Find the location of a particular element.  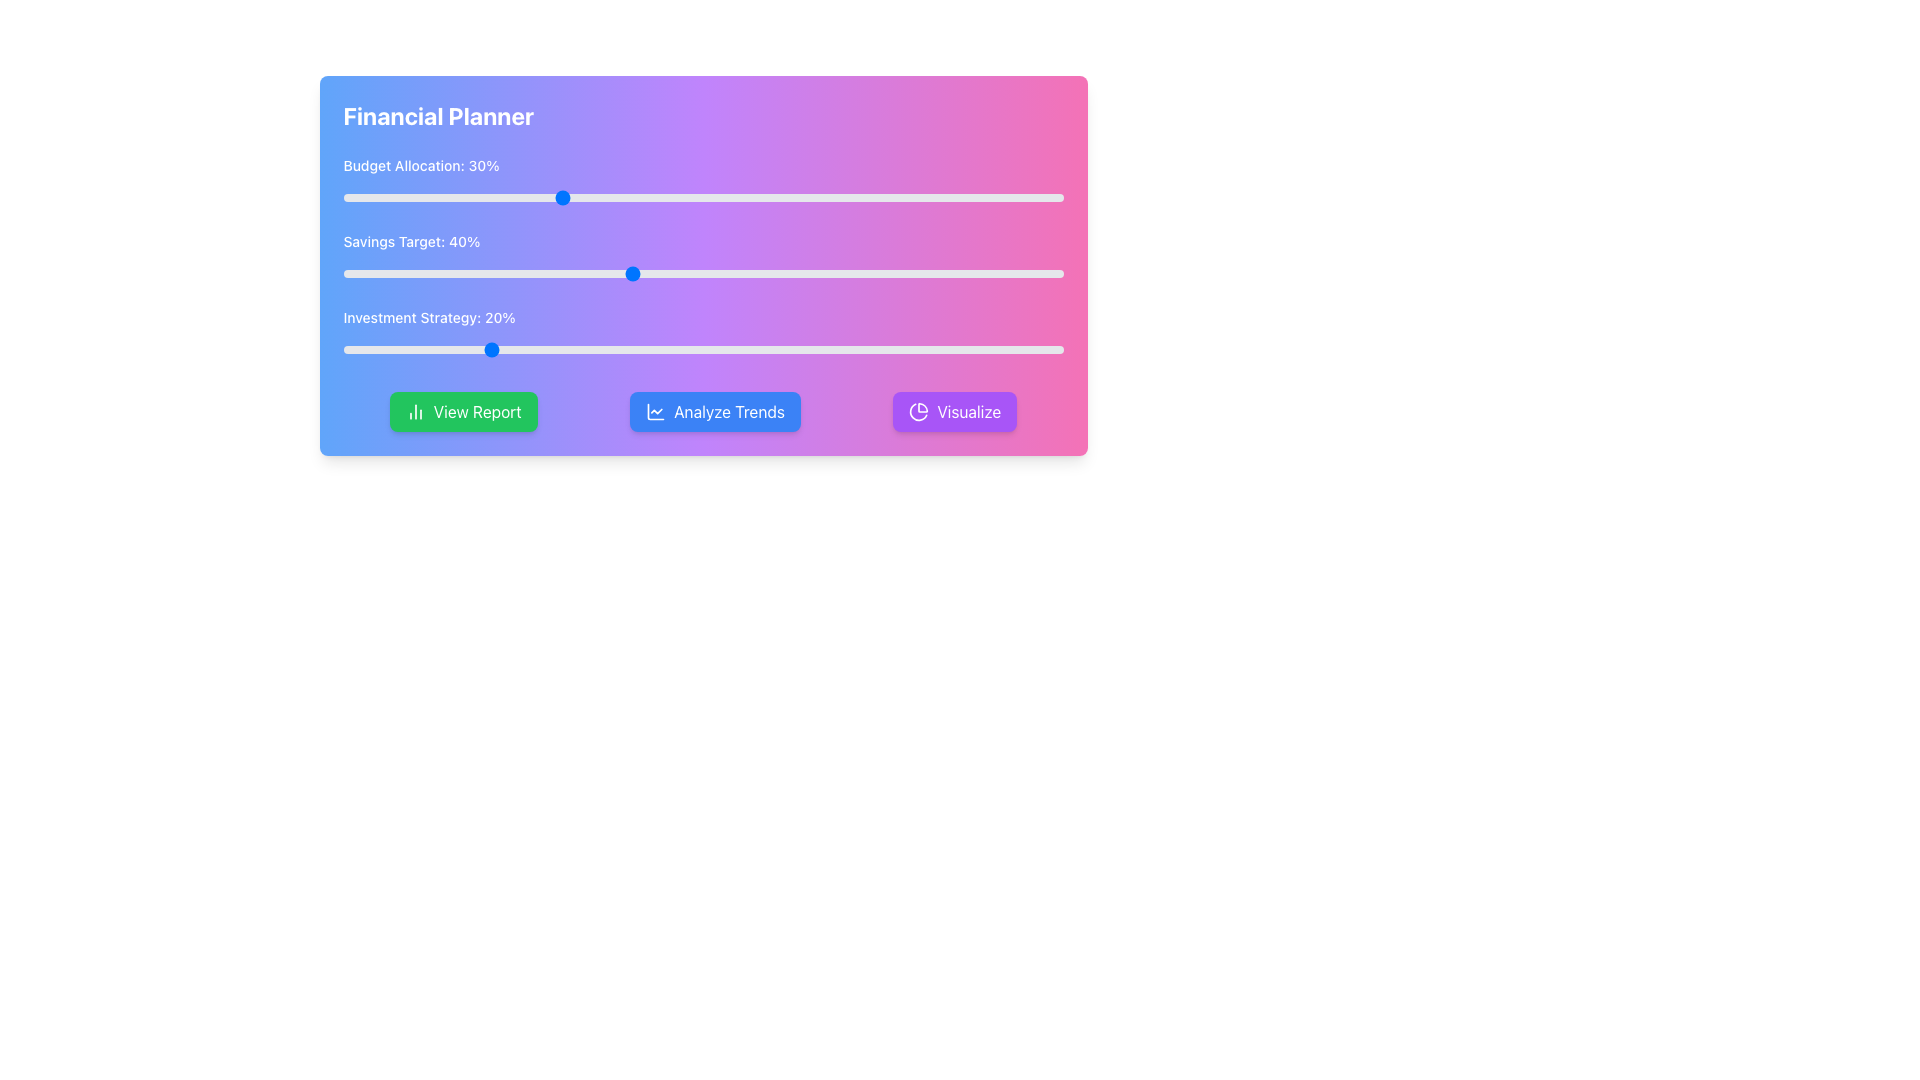

the savings target percentage is located at coordinates (724, 273).